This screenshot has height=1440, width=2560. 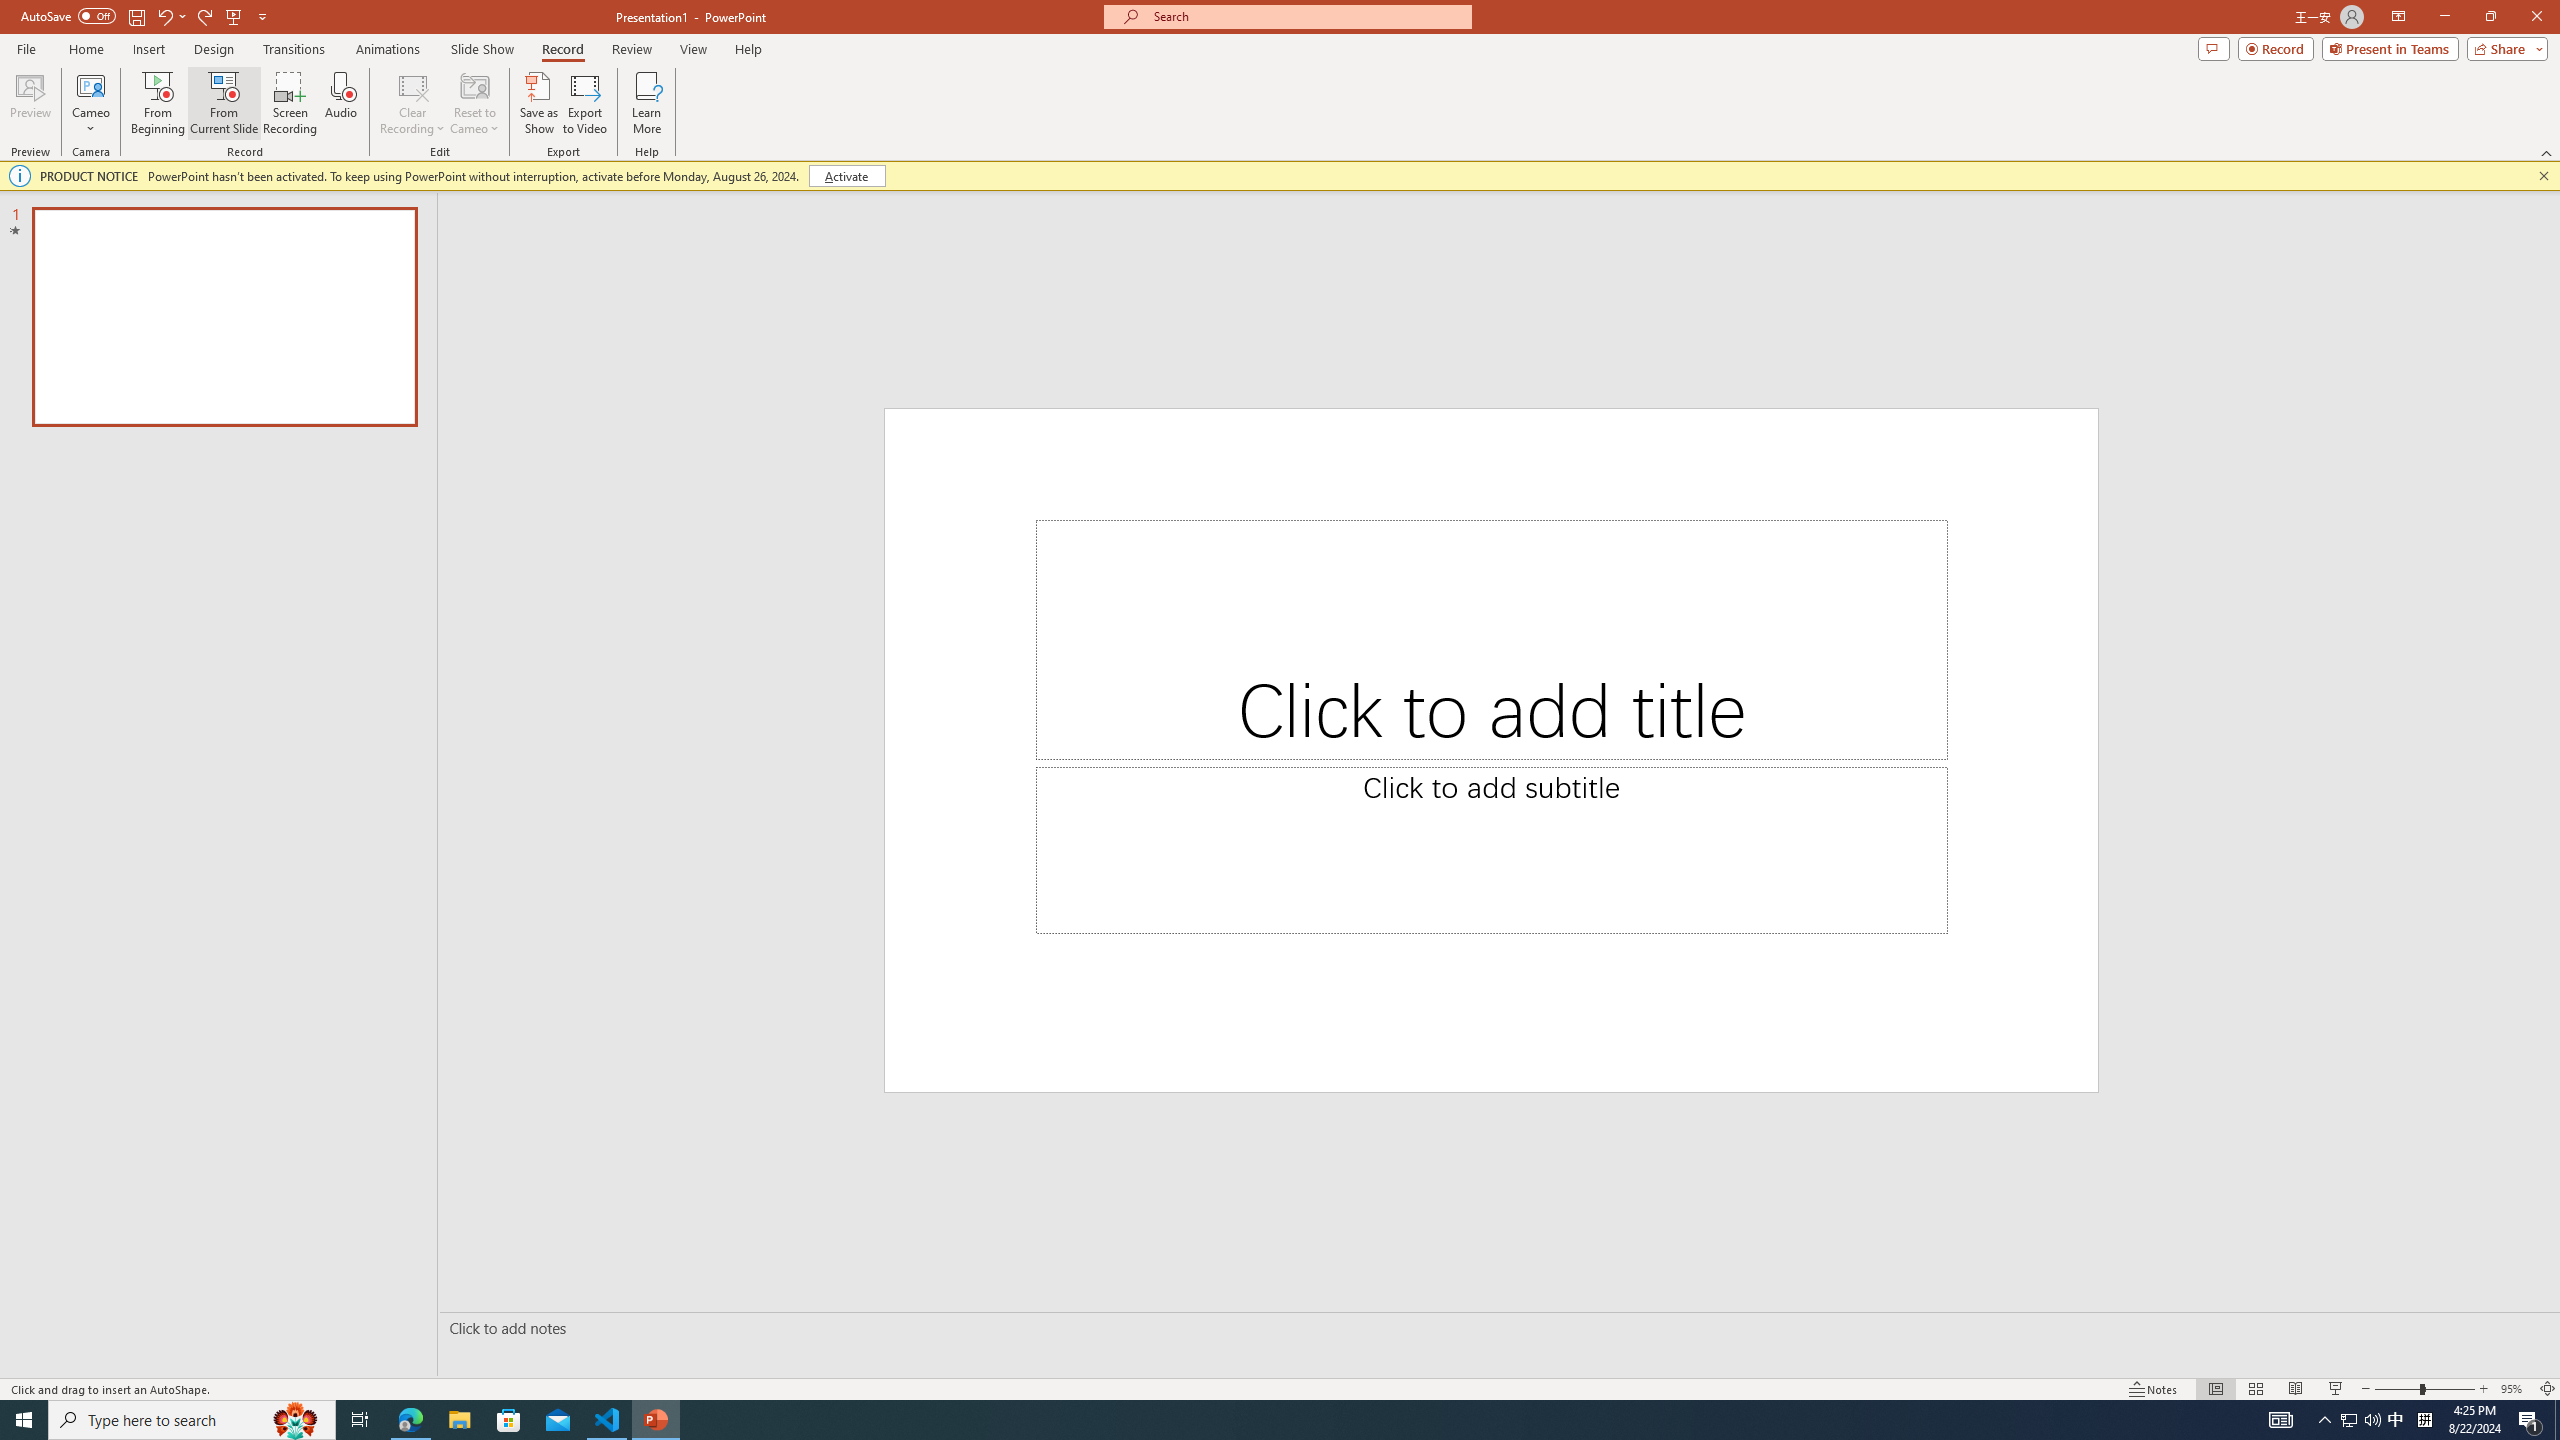 I want to click on 'Learn More', so click(x=647, y=103).